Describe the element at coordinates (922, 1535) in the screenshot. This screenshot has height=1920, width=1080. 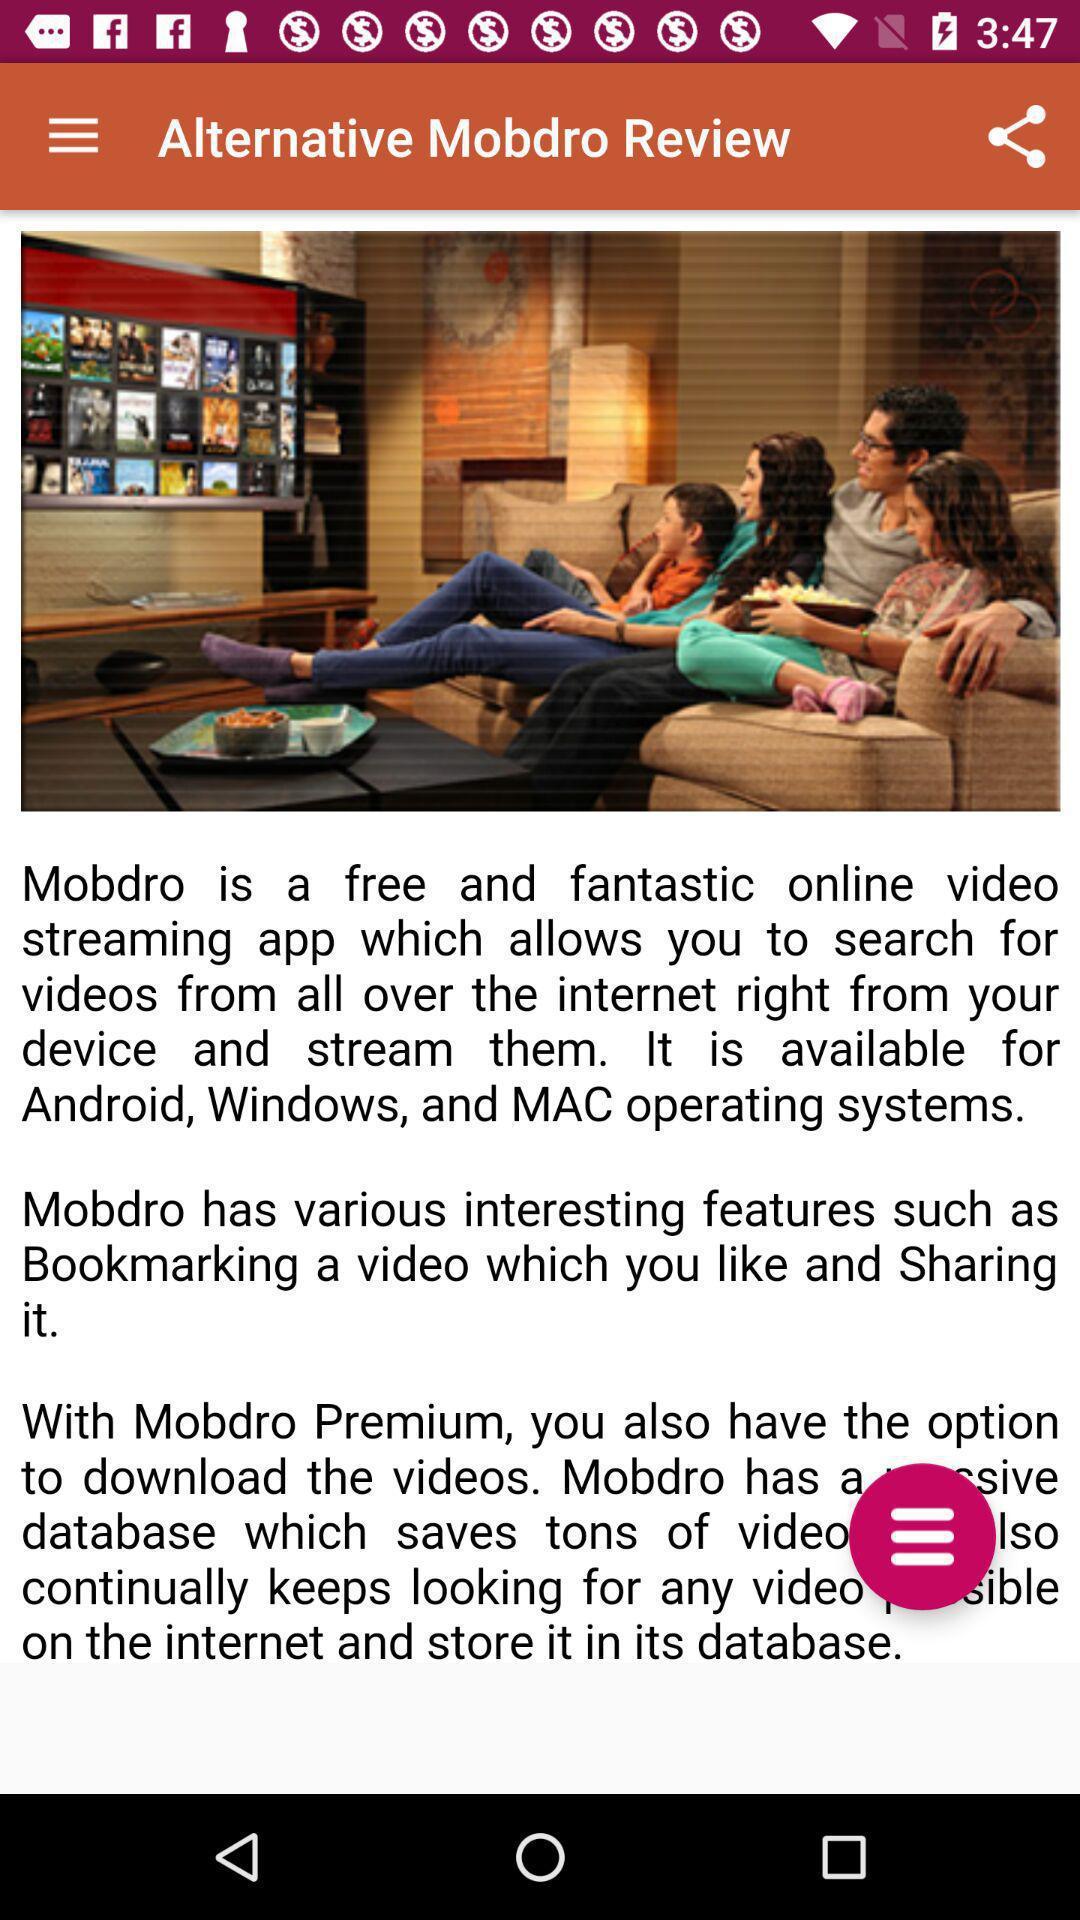
I see `open menu` at that location.